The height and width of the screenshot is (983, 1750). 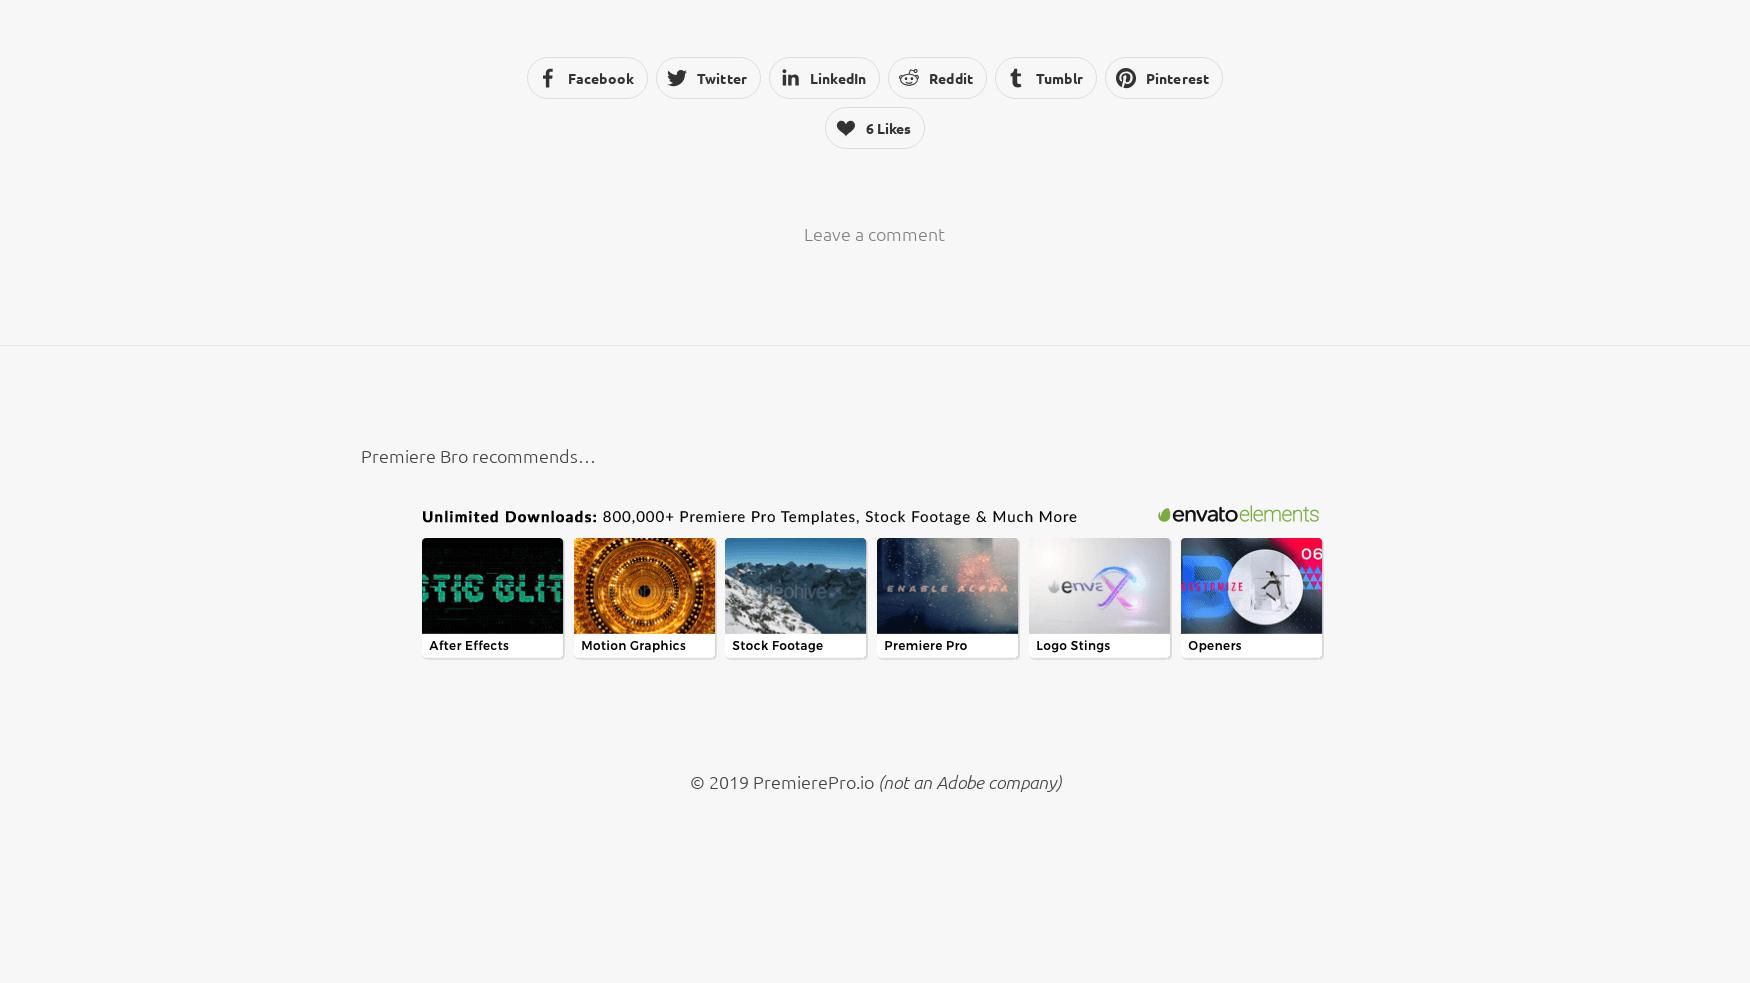 What do you see at coordinates (477, 453) in the screenshot?
I see `'Premiere Bro recommends…'` at bounding box center [477, 453].